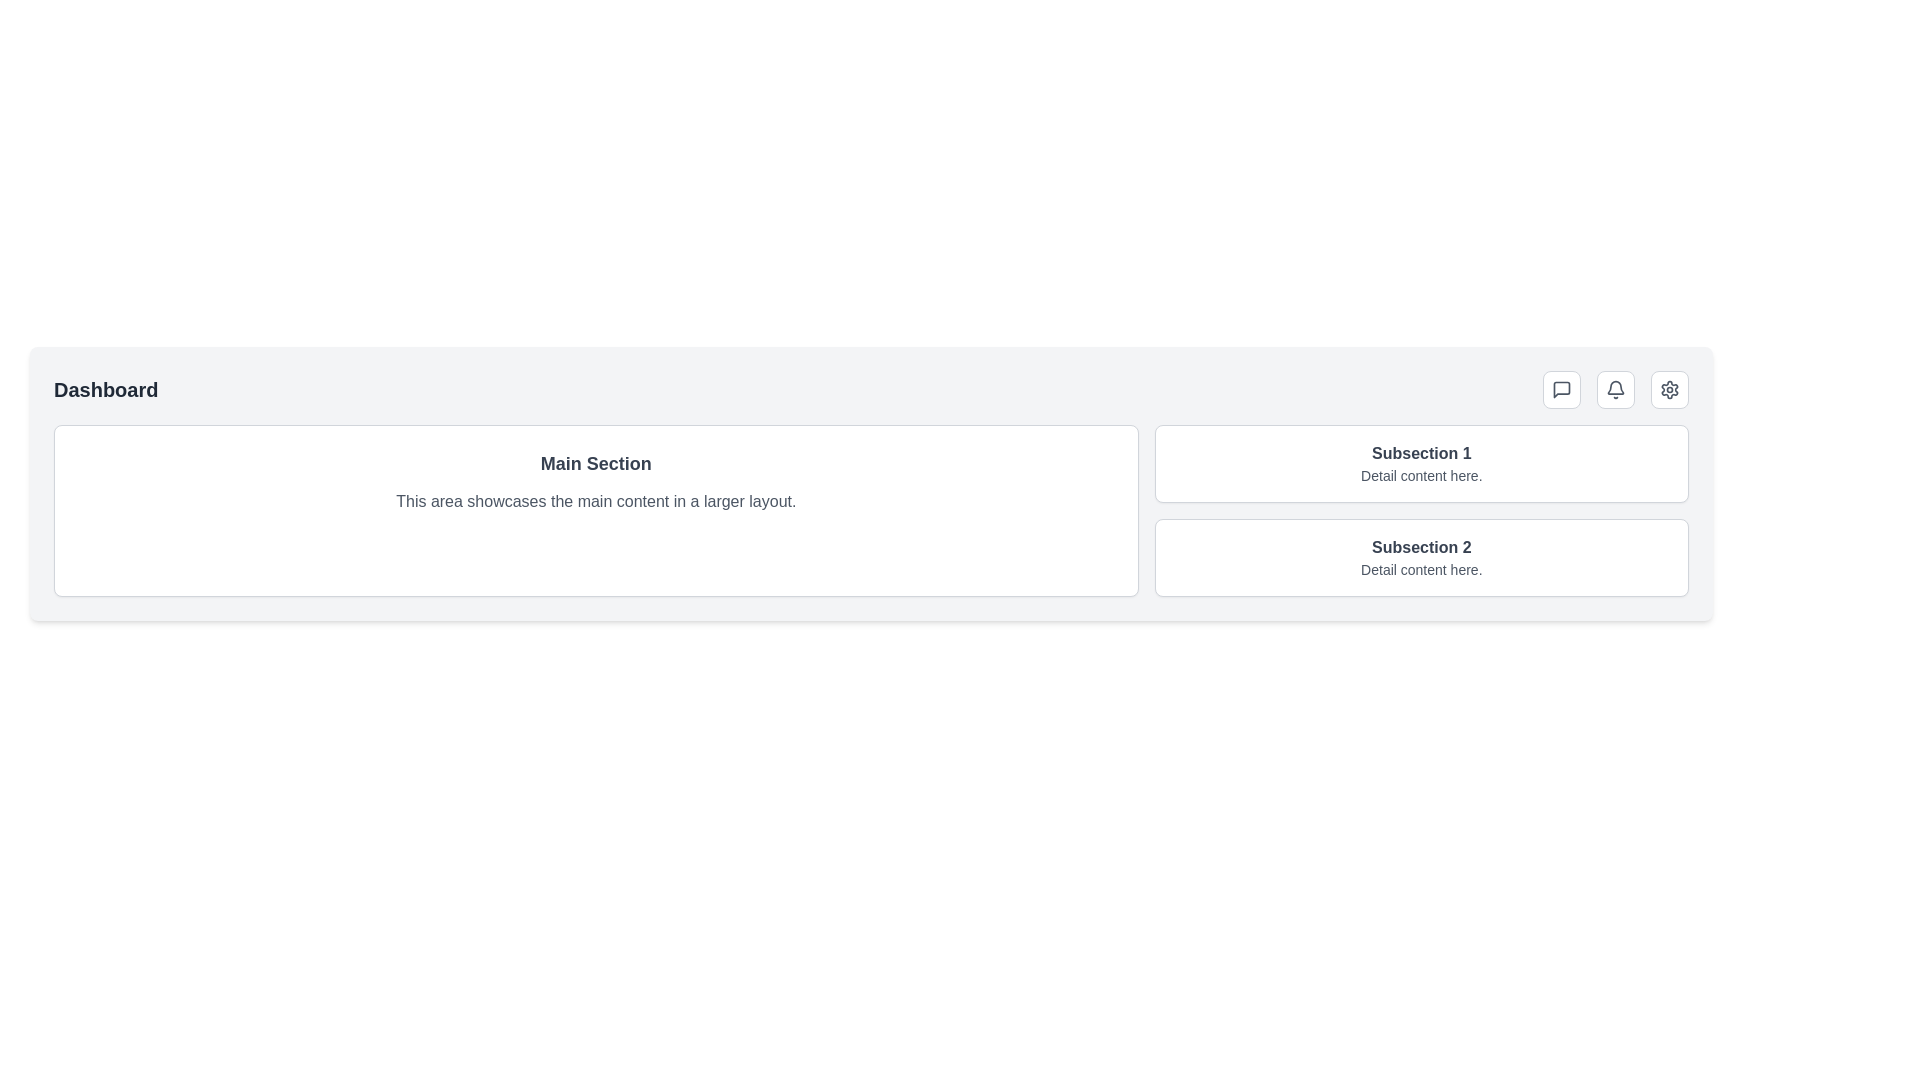  Describe the element at coordinates (595, 500) in the screenshot. I see `the text label that contains the content 'This area showcases the main content in a larger layout.', which is located directly below the heading 'Main Section'` at that location.